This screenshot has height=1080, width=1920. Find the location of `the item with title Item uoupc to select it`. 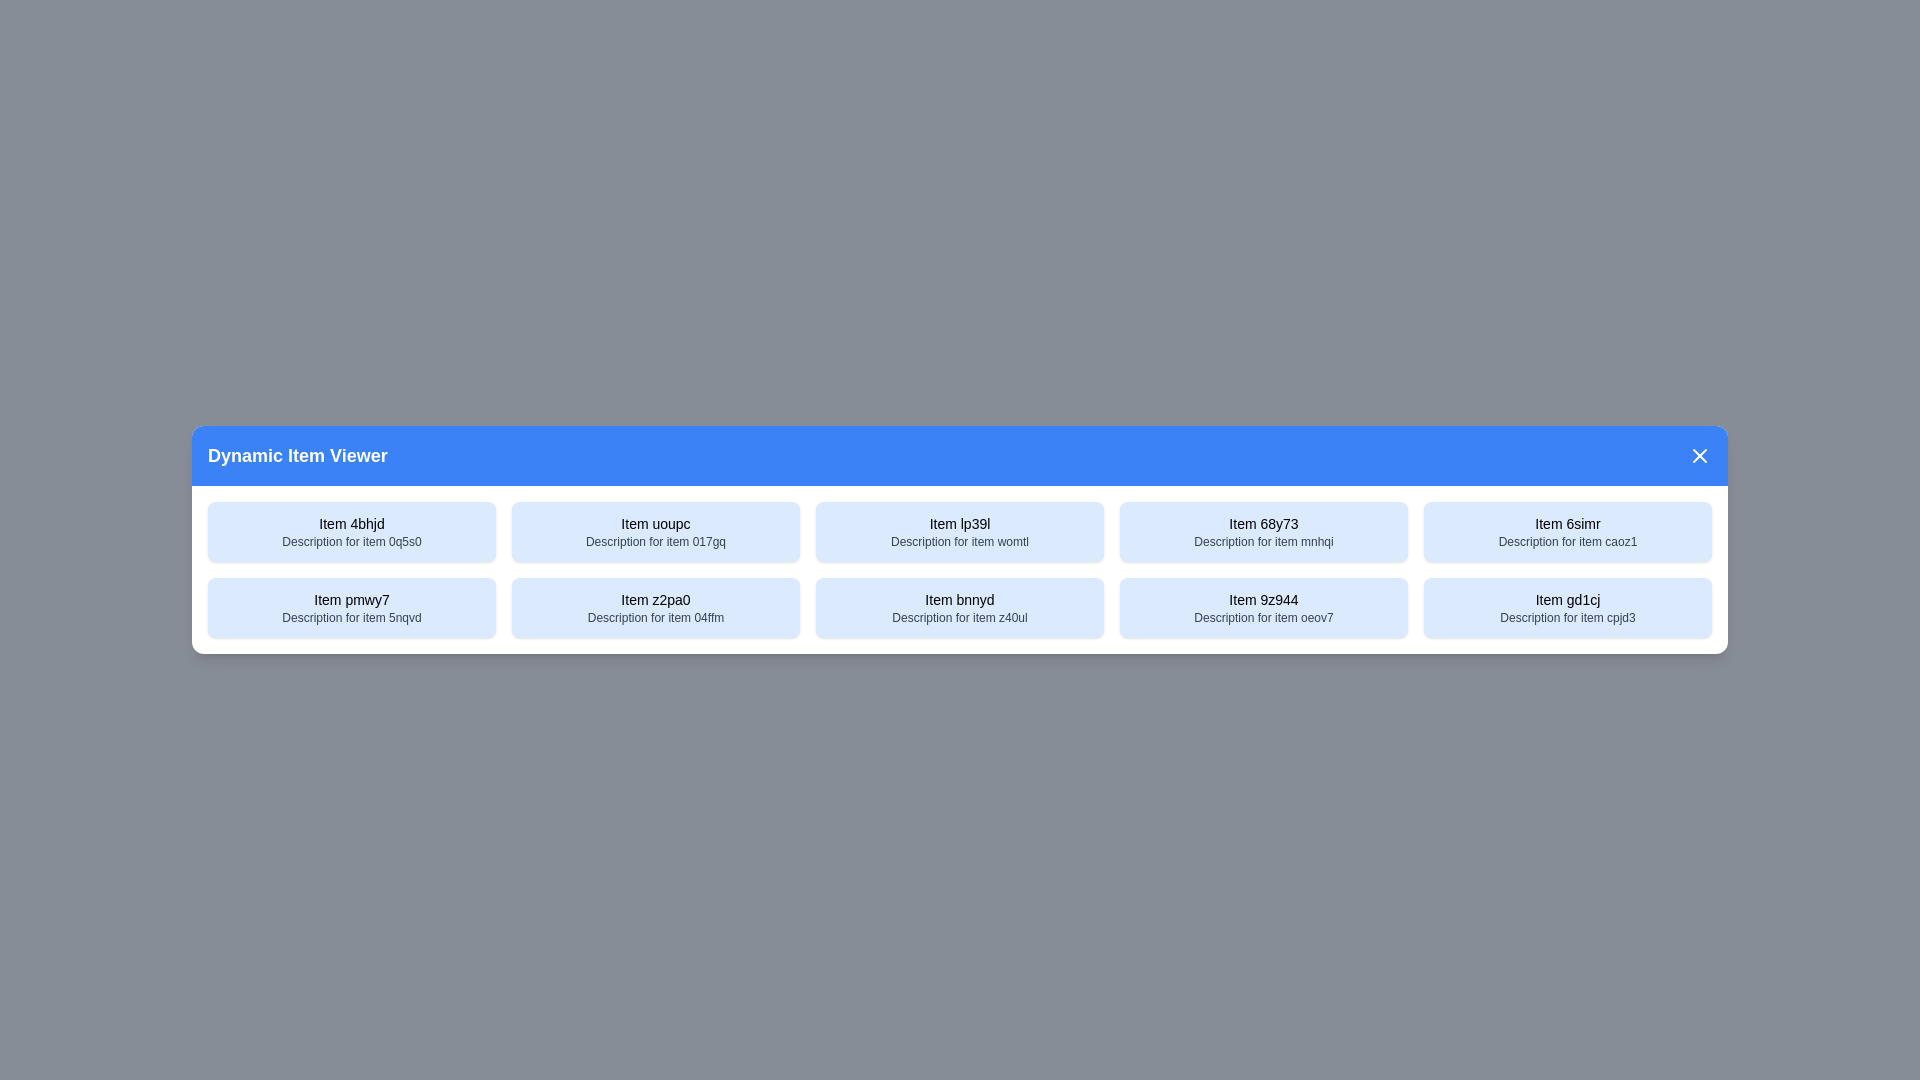

the item with title Item uoupc to select it is located at coordinates (656, 531).